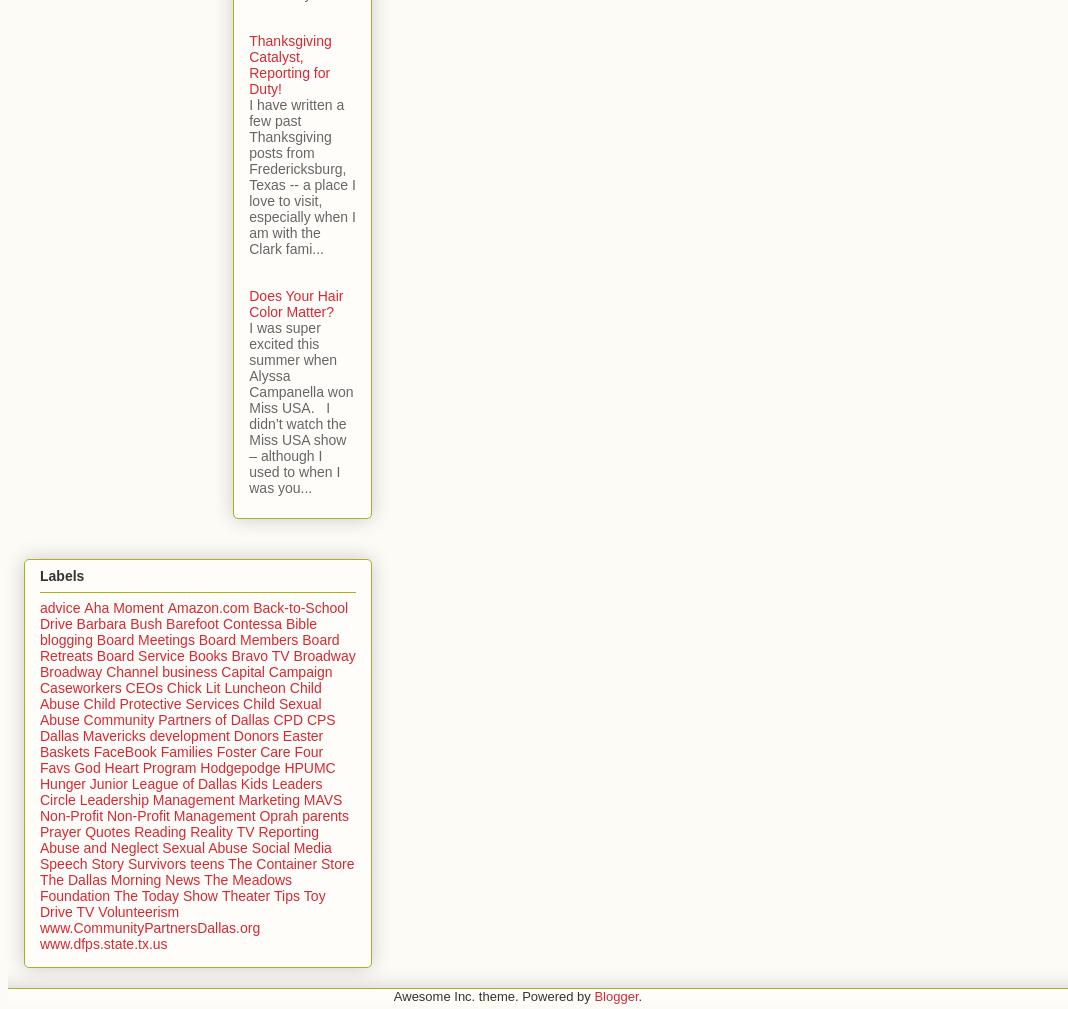  What do you see at coordinates (493, 996) in the screenshot?
I see `'Awesome Inc. theme. Powered by'` at bounding box center [493, 996].